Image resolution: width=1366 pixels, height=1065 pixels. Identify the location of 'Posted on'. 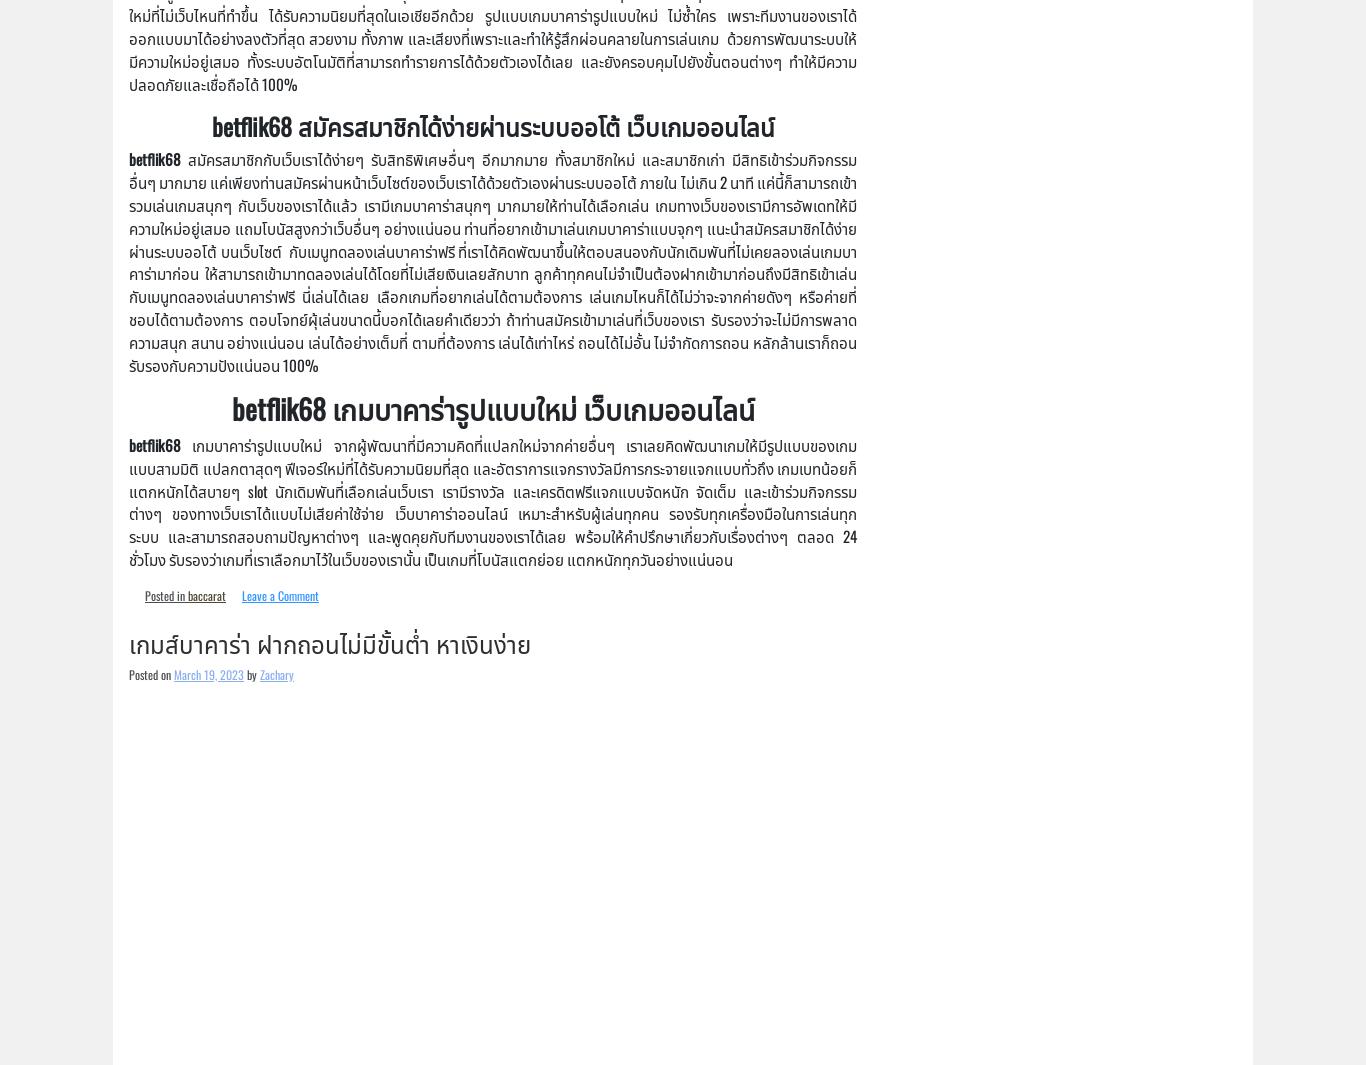
(150, 673).